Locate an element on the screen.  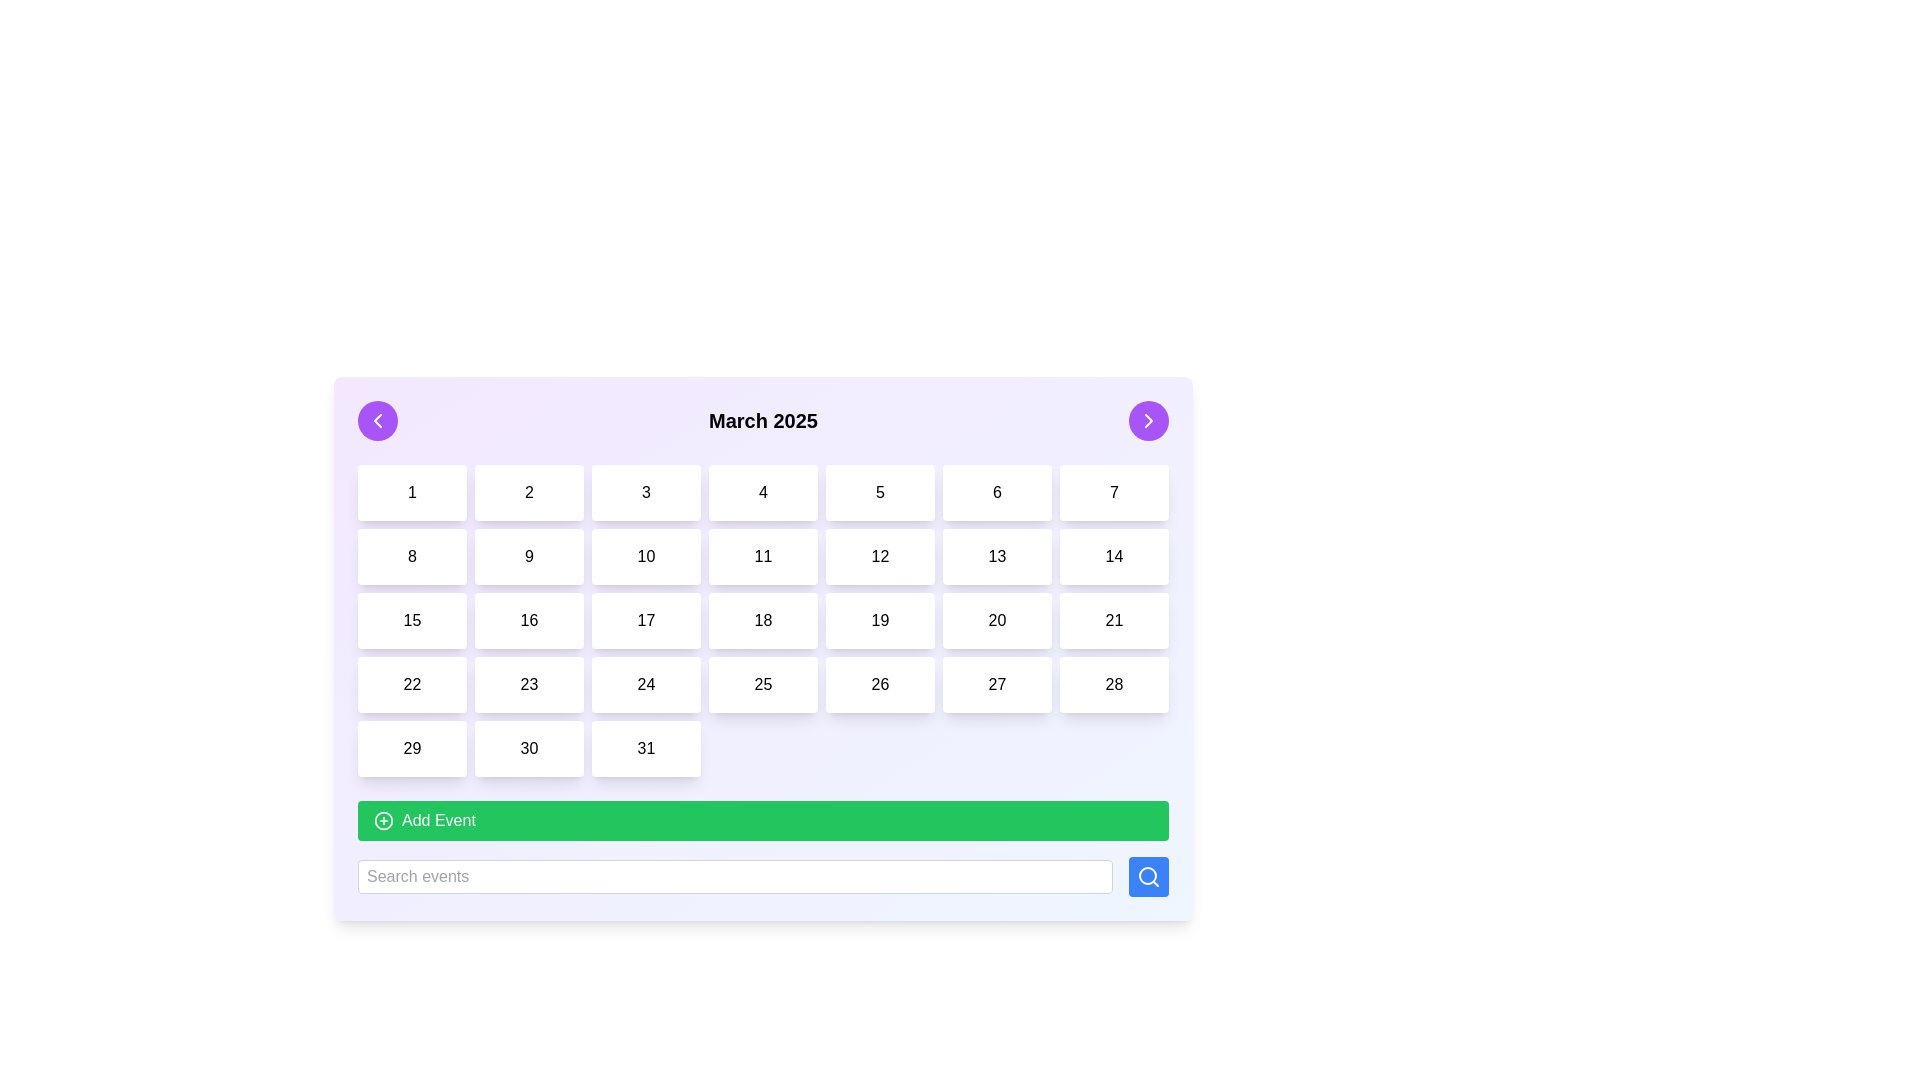
the calendar day block displaying the number '24' is located at coordinates (646, 684).